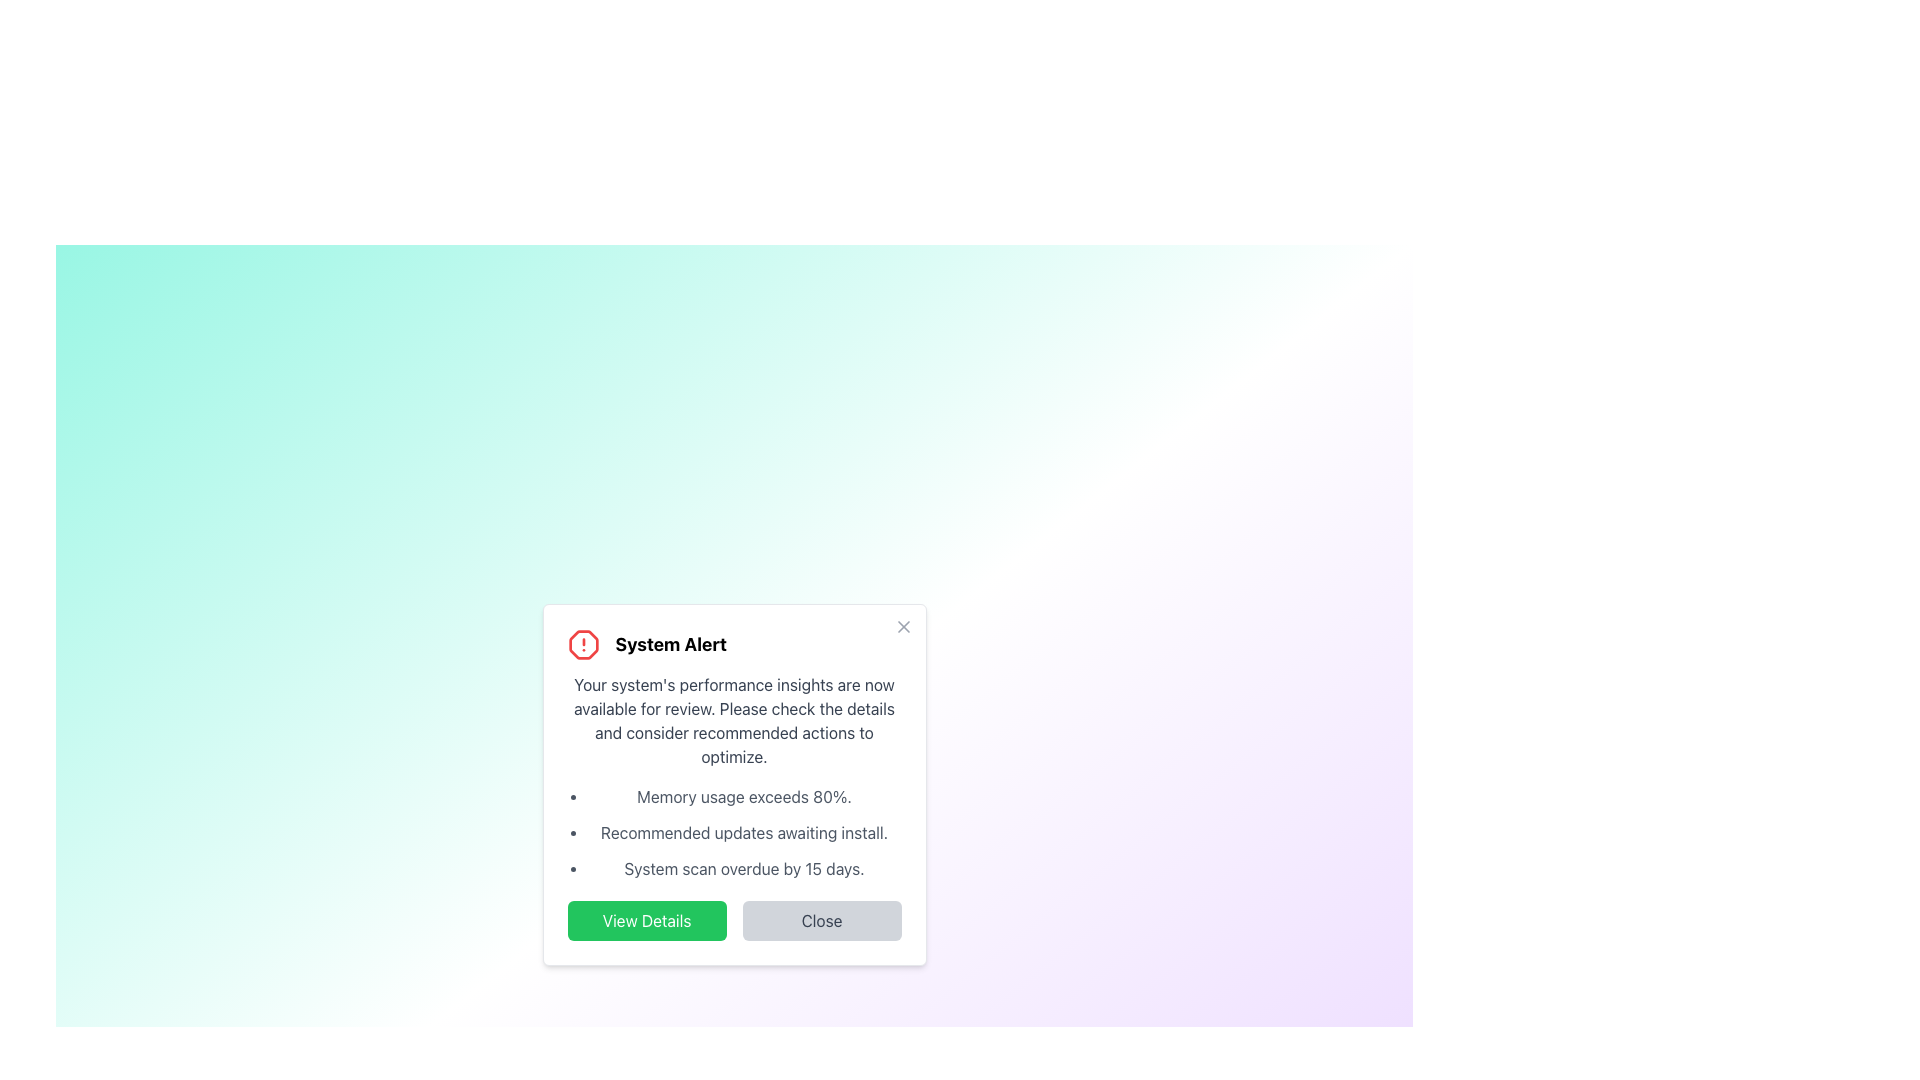  Describe the element at coordinates (743, 867) in the screenshot. I see `the text element that informs users about an overdue system scan, located in the 'System Alert' box, just above the 'View Details' and 'Close' buttons` at that location.